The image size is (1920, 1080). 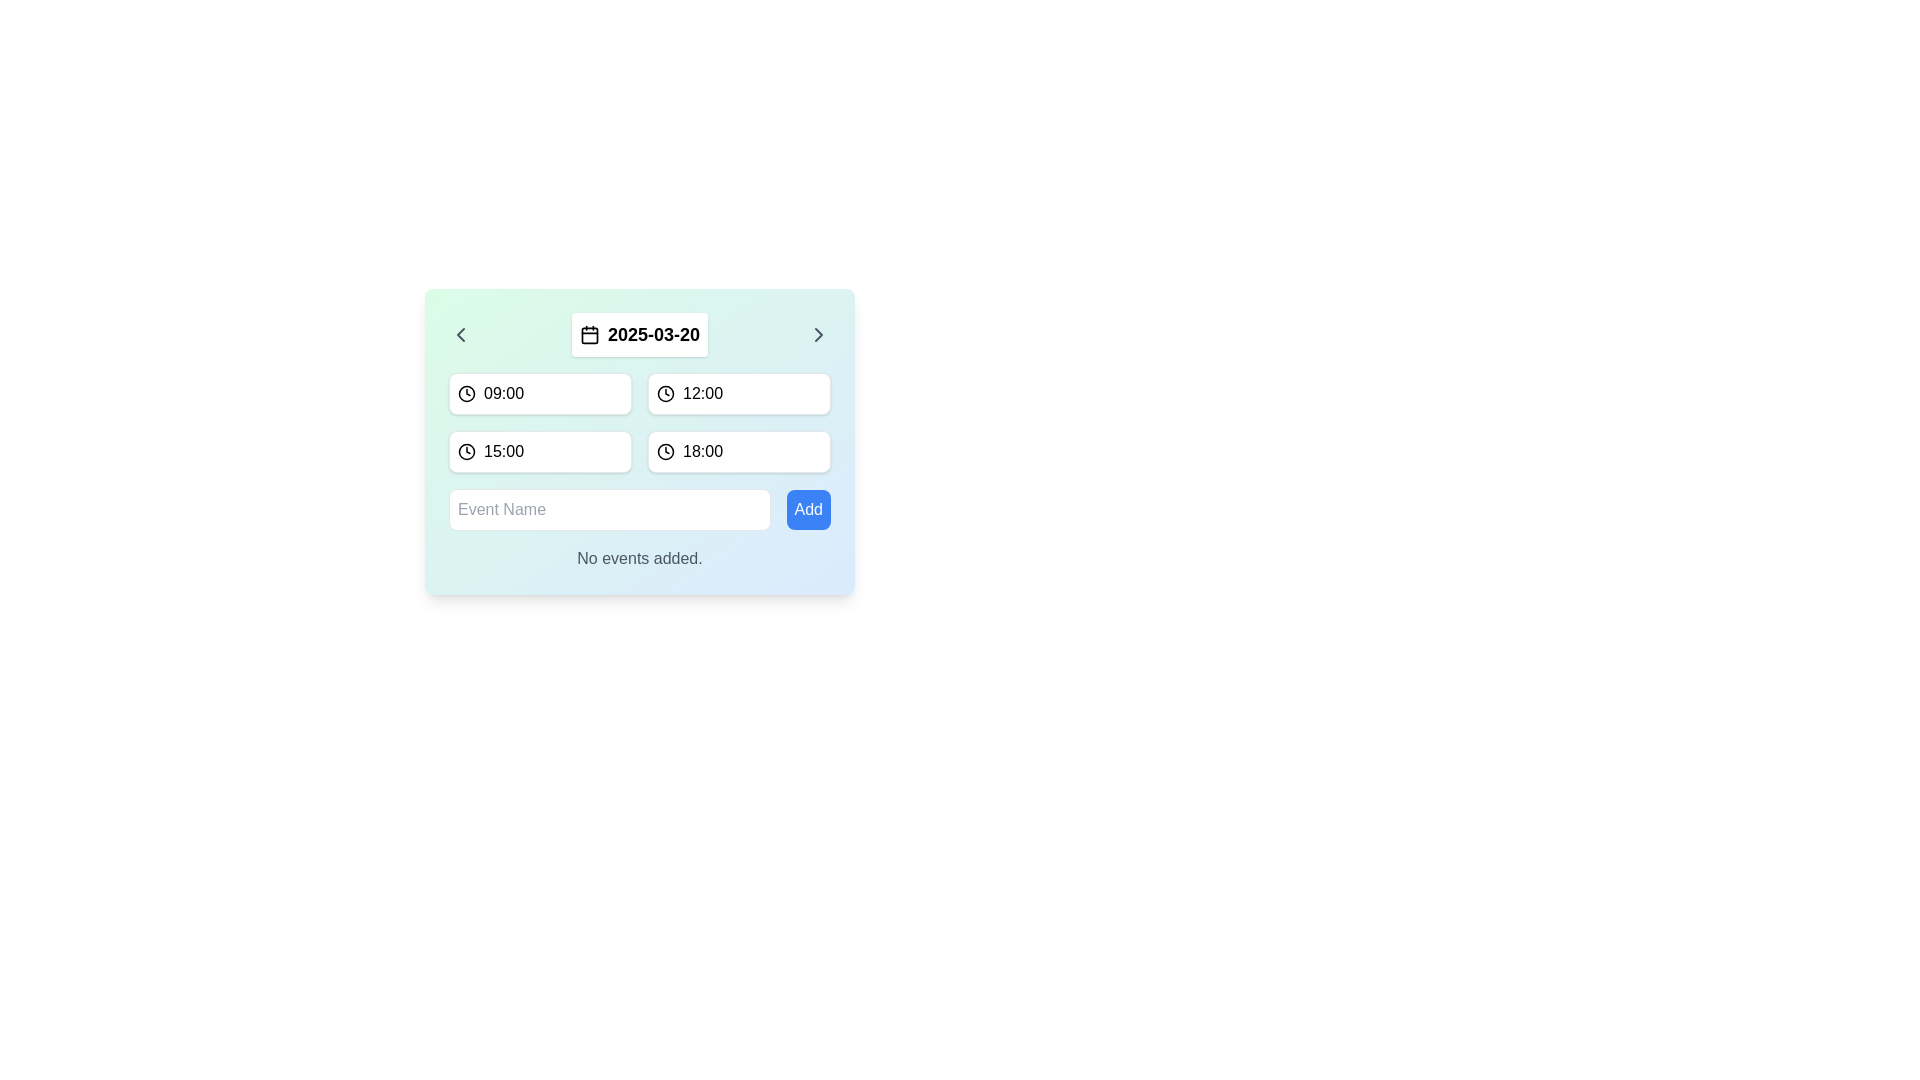 What do you see at coordinates (589, 334) in the screenshot?
I see `the calendar icon located to the left of the date label '2025-03-20', characterized by its minimalistic design and monochrome appearance` at bounding box center [589, 334].